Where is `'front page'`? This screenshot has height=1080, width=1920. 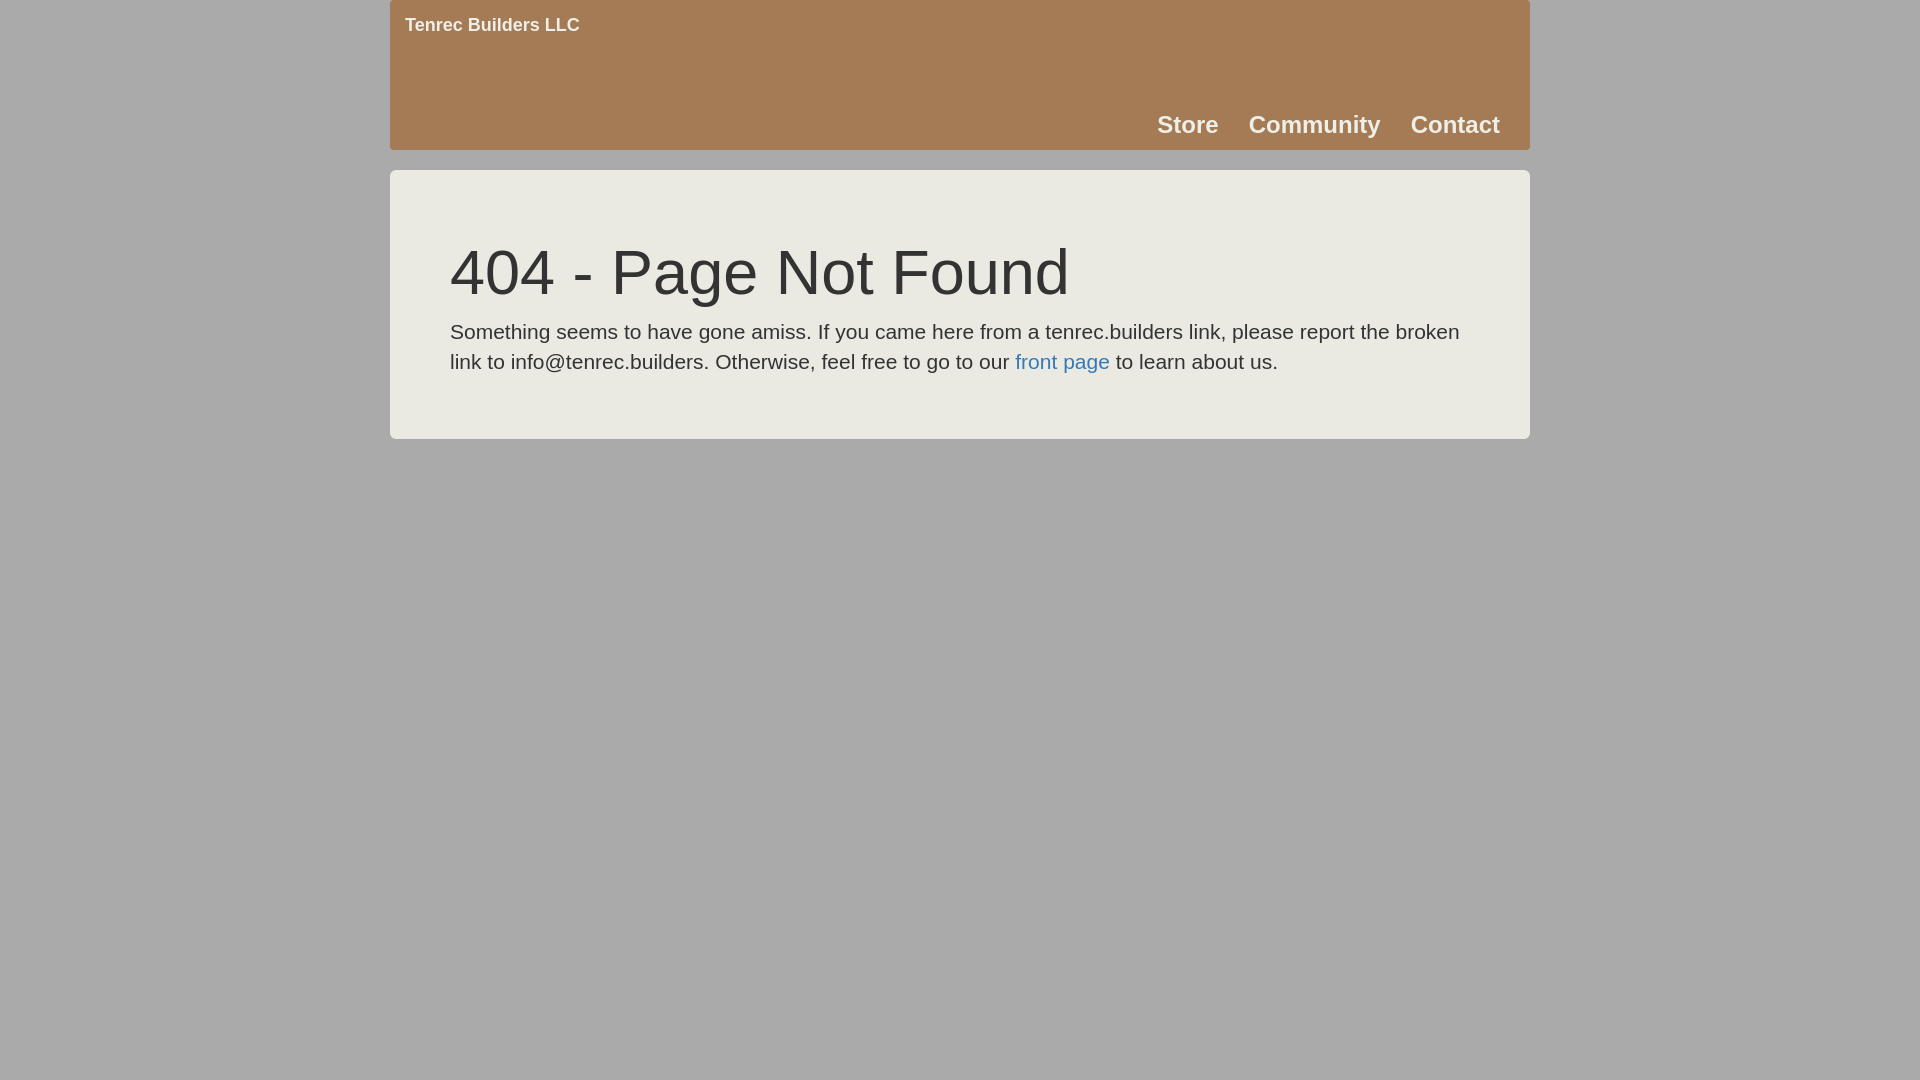
'front page' is located at coordinates (1014, 361).